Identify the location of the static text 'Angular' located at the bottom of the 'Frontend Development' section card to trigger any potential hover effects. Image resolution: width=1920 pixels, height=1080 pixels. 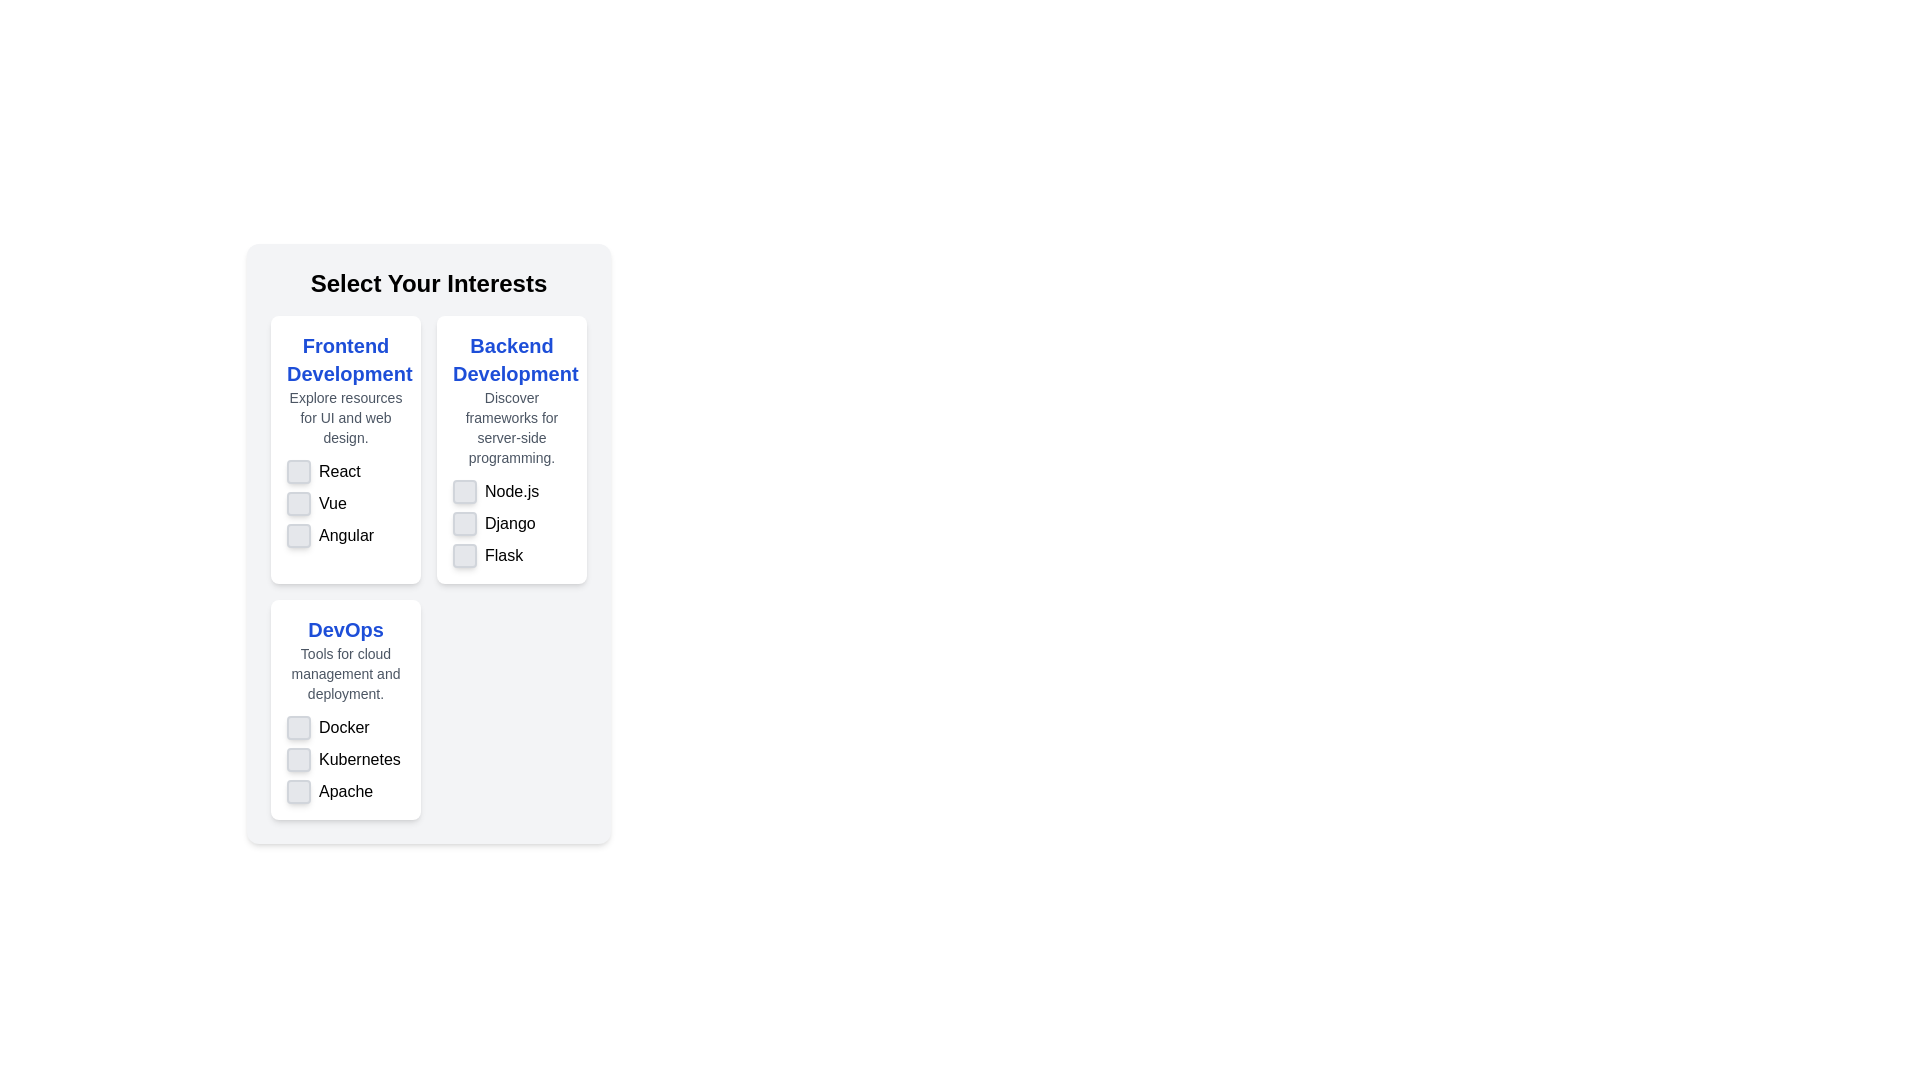
(346, 535).